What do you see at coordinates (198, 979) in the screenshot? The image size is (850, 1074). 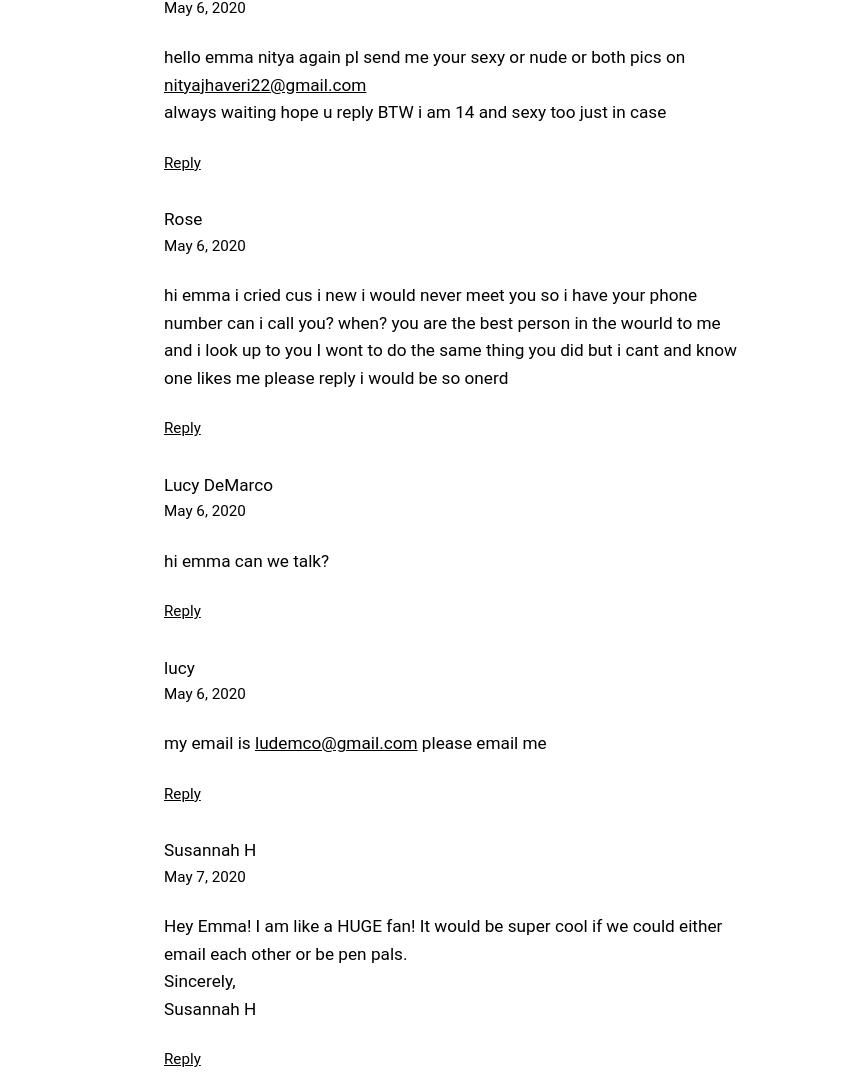 I see `'Sincerely,'` at bounding box center [198, 979].